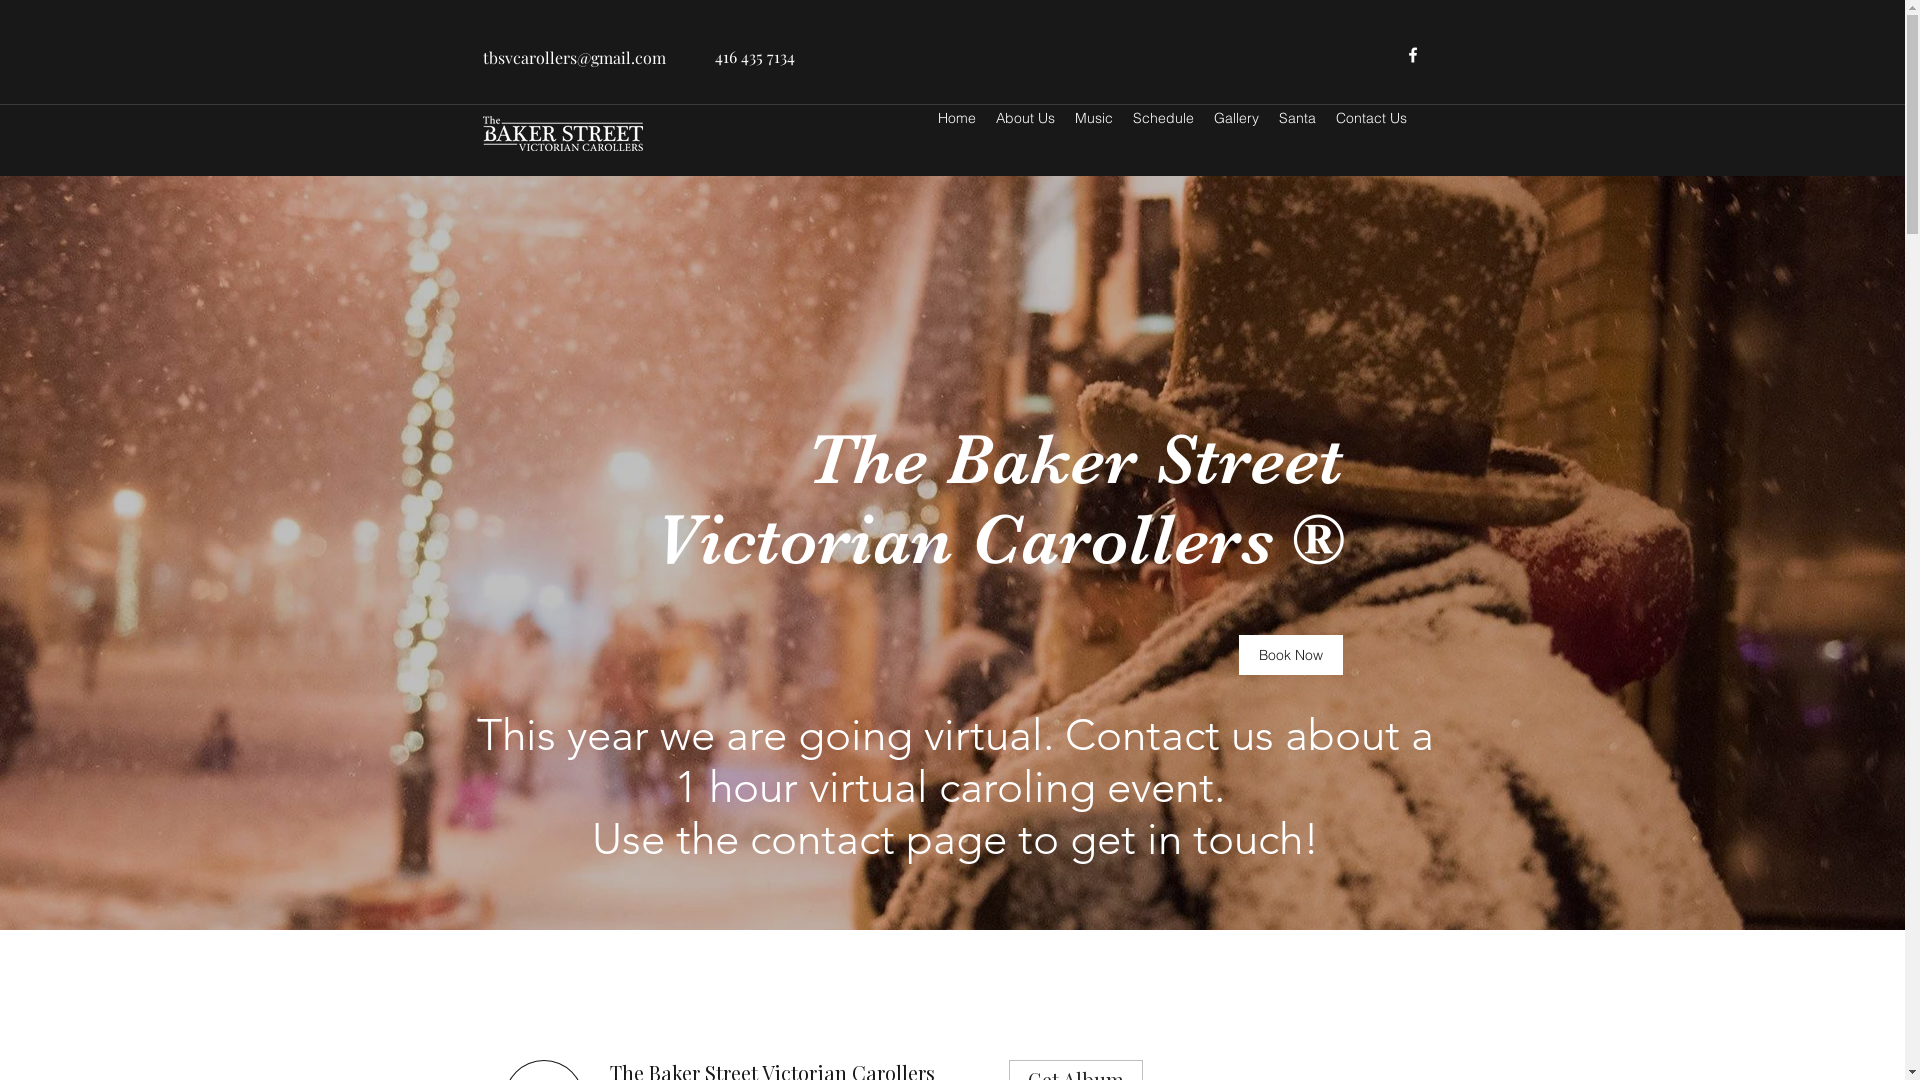 The width and height of the screenshot is (1920, 1080). Describe the element at coordinates (1092, 118) in the screenshot. I see `'Music'` at that location.